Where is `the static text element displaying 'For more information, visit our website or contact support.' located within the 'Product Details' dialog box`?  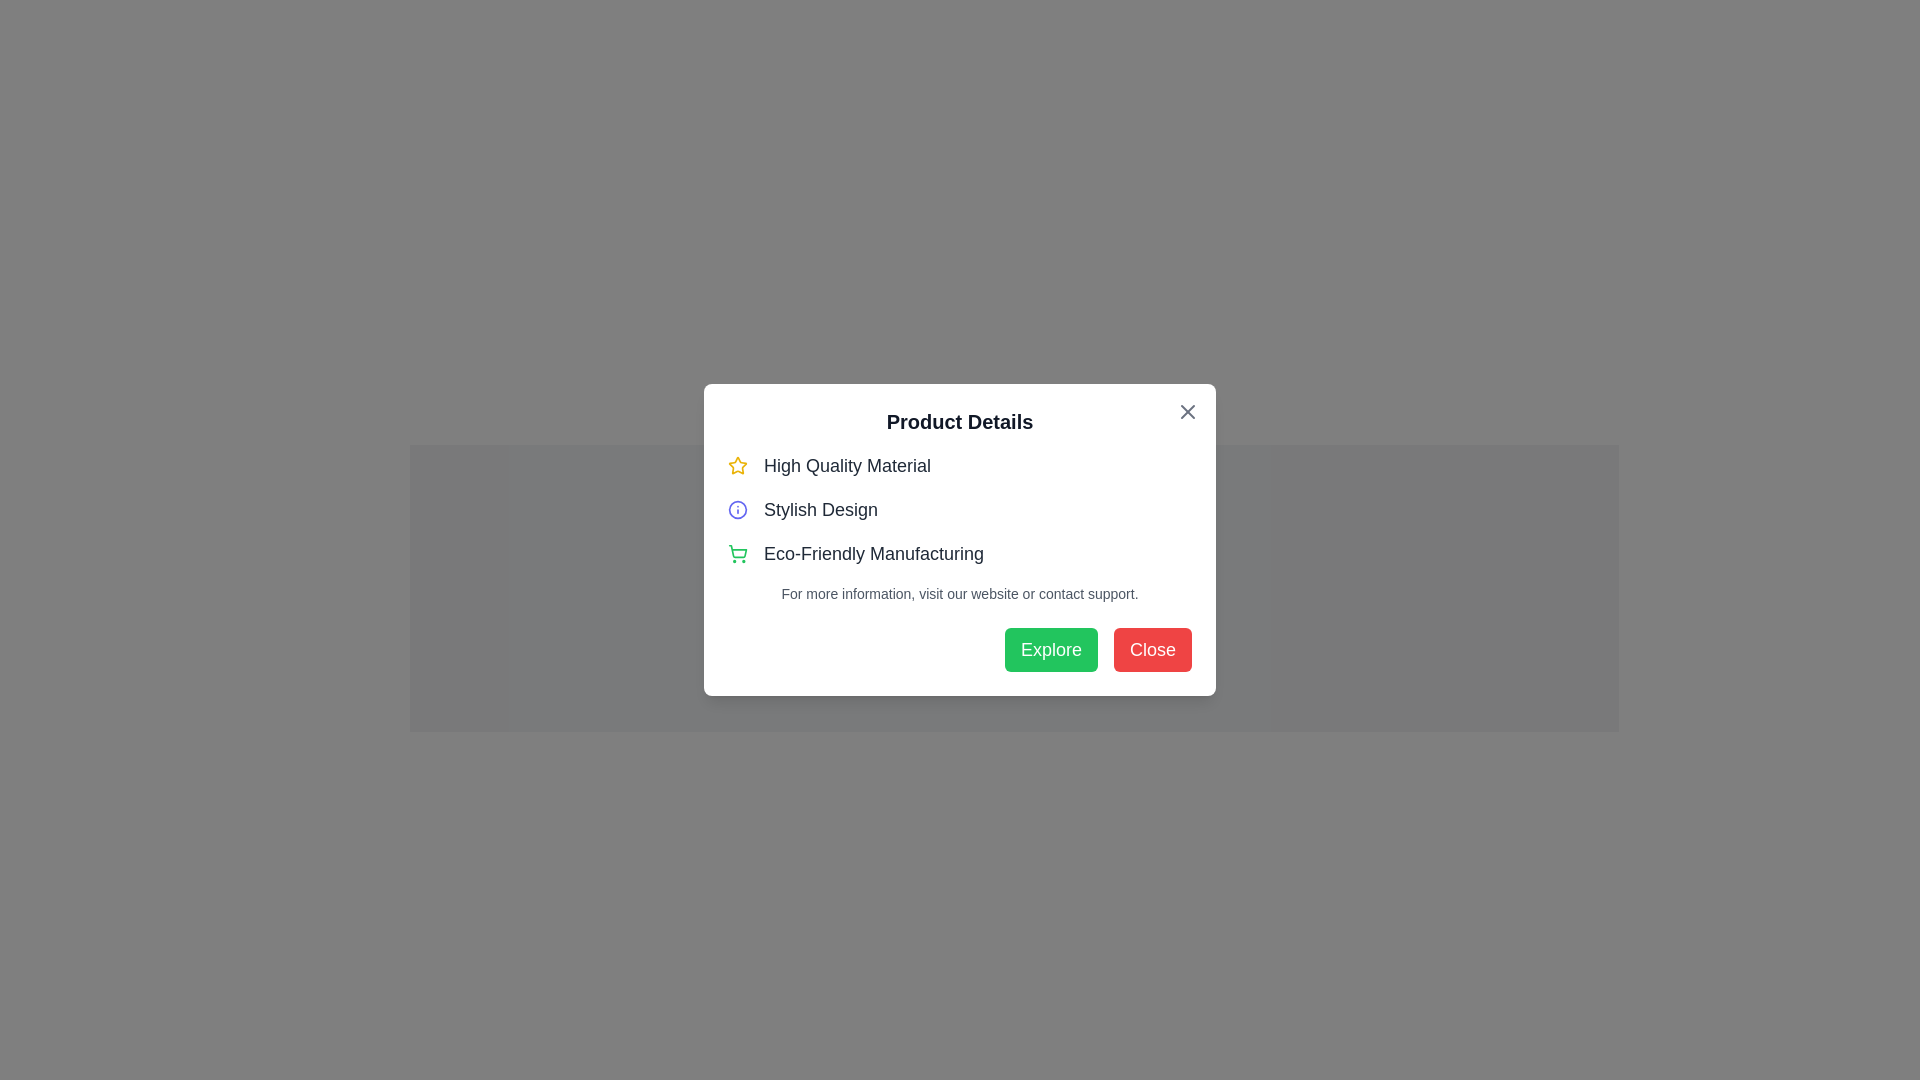 the static text element displaying 'For more information, visit our website or contact support.' located within the 'Product Details' dialog box is located at coordinates (960, 593).